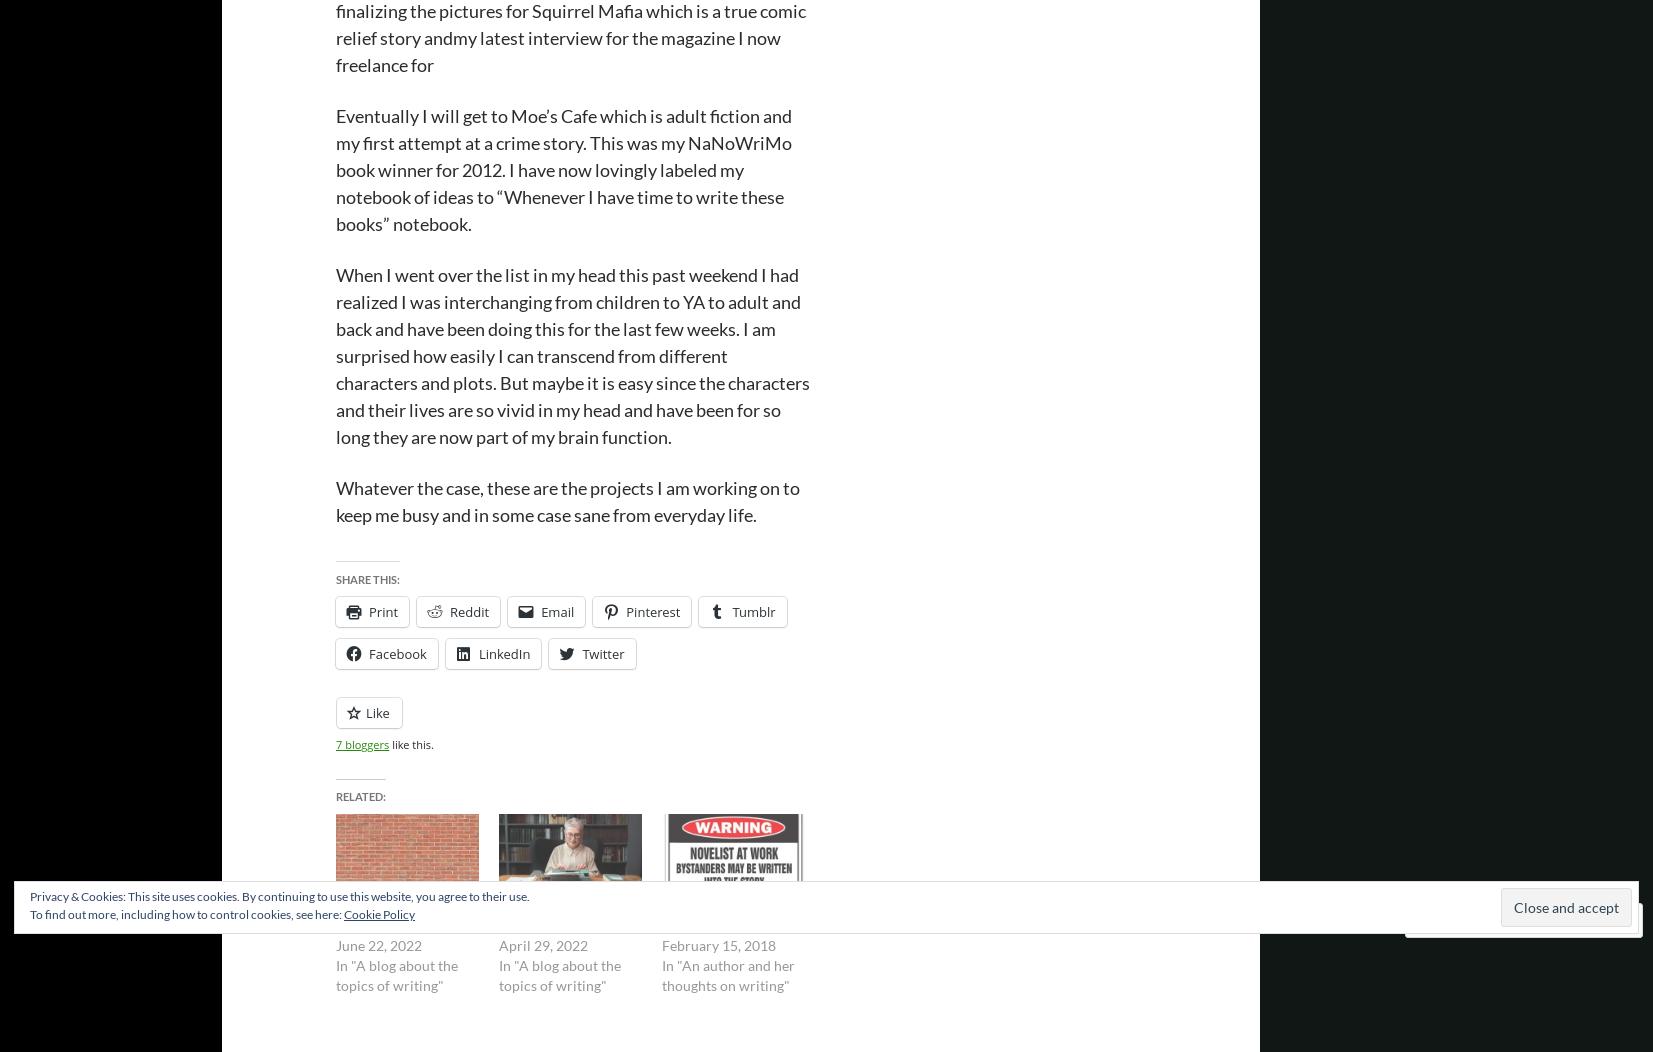 The height and width of the screenshot is (1052, 1653). I want to click on 'Share this:', so click(366, 578).